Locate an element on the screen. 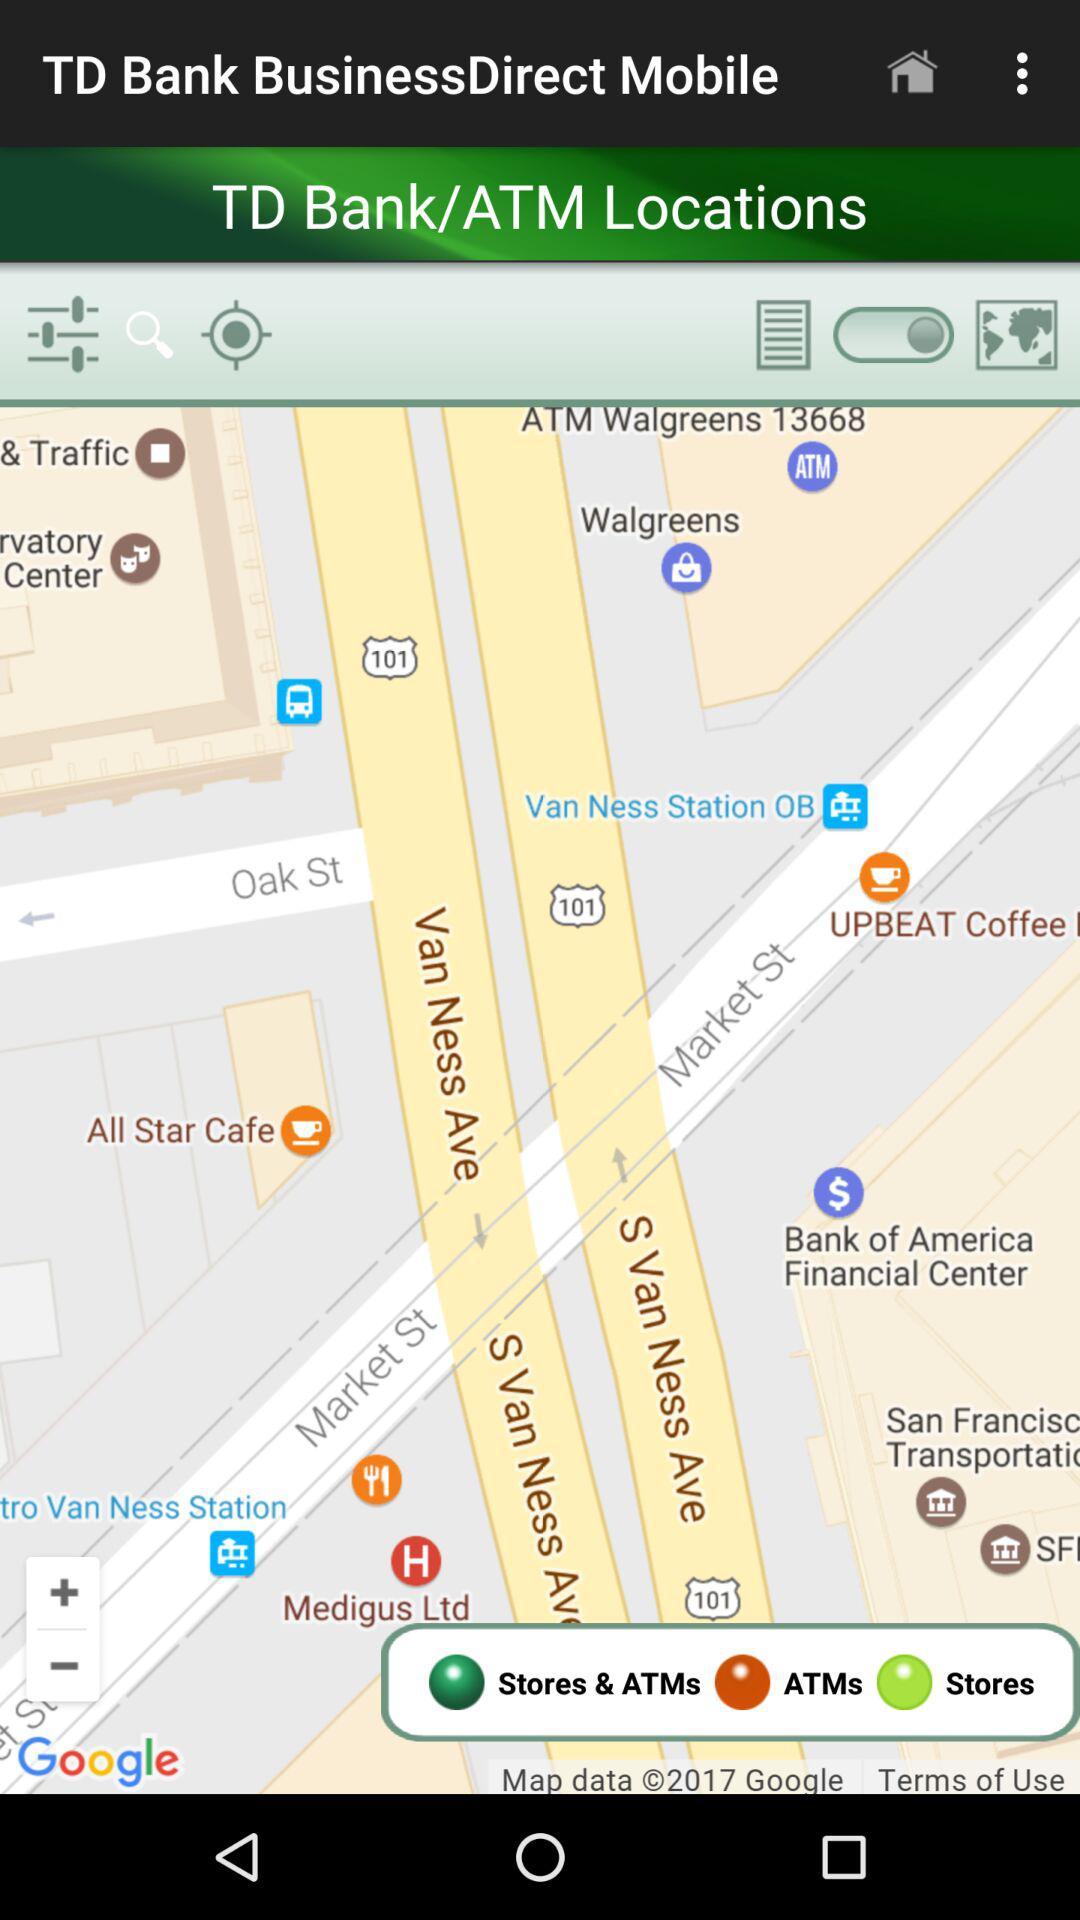 The width and height of the screenshot is (1080, 1920). interactive map is located at coordinates (540, 1099).